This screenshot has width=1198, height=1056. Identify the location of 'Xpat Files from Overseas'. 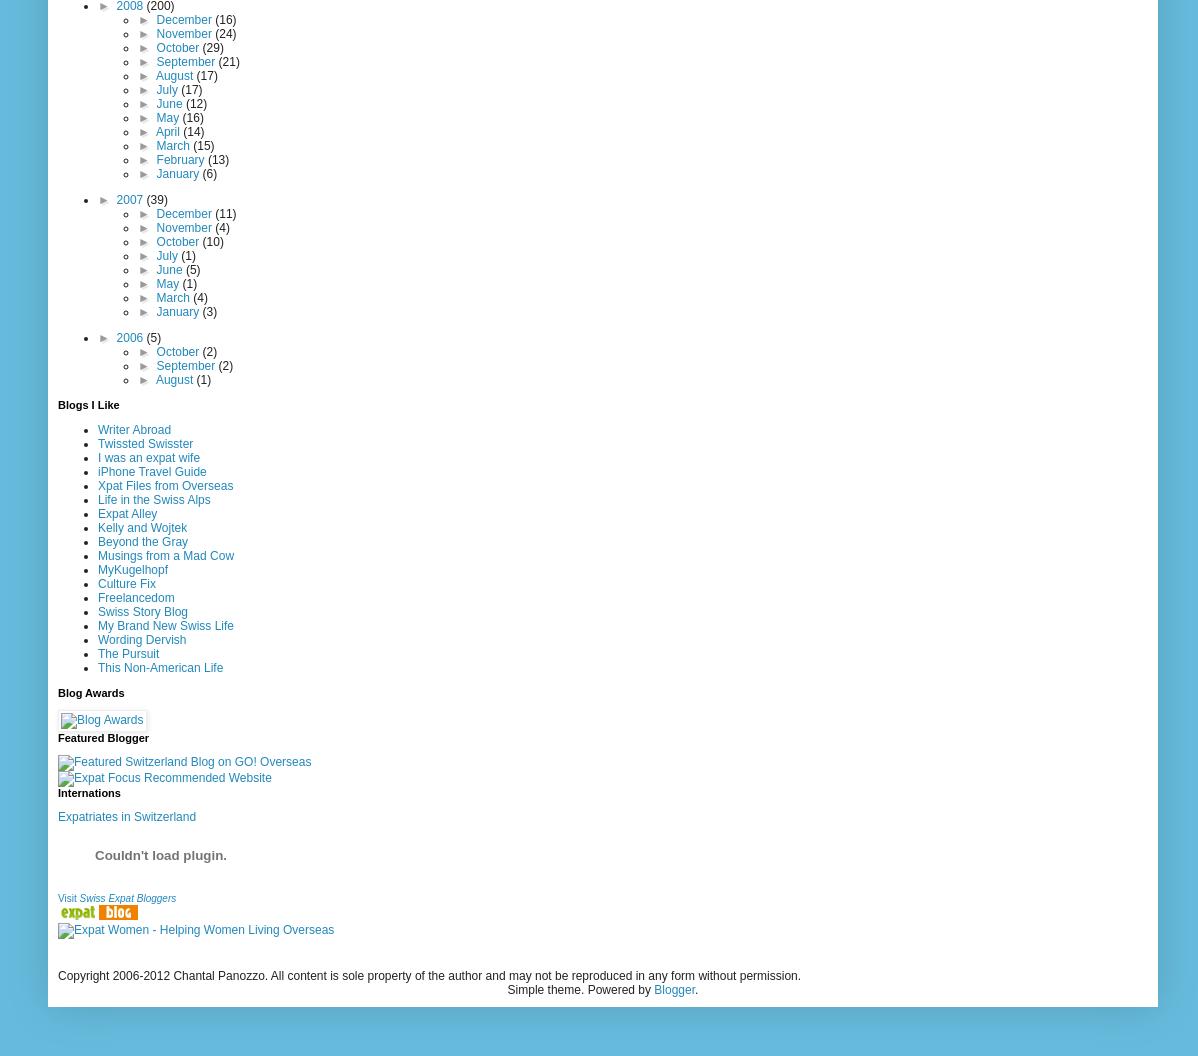
(164, 484).